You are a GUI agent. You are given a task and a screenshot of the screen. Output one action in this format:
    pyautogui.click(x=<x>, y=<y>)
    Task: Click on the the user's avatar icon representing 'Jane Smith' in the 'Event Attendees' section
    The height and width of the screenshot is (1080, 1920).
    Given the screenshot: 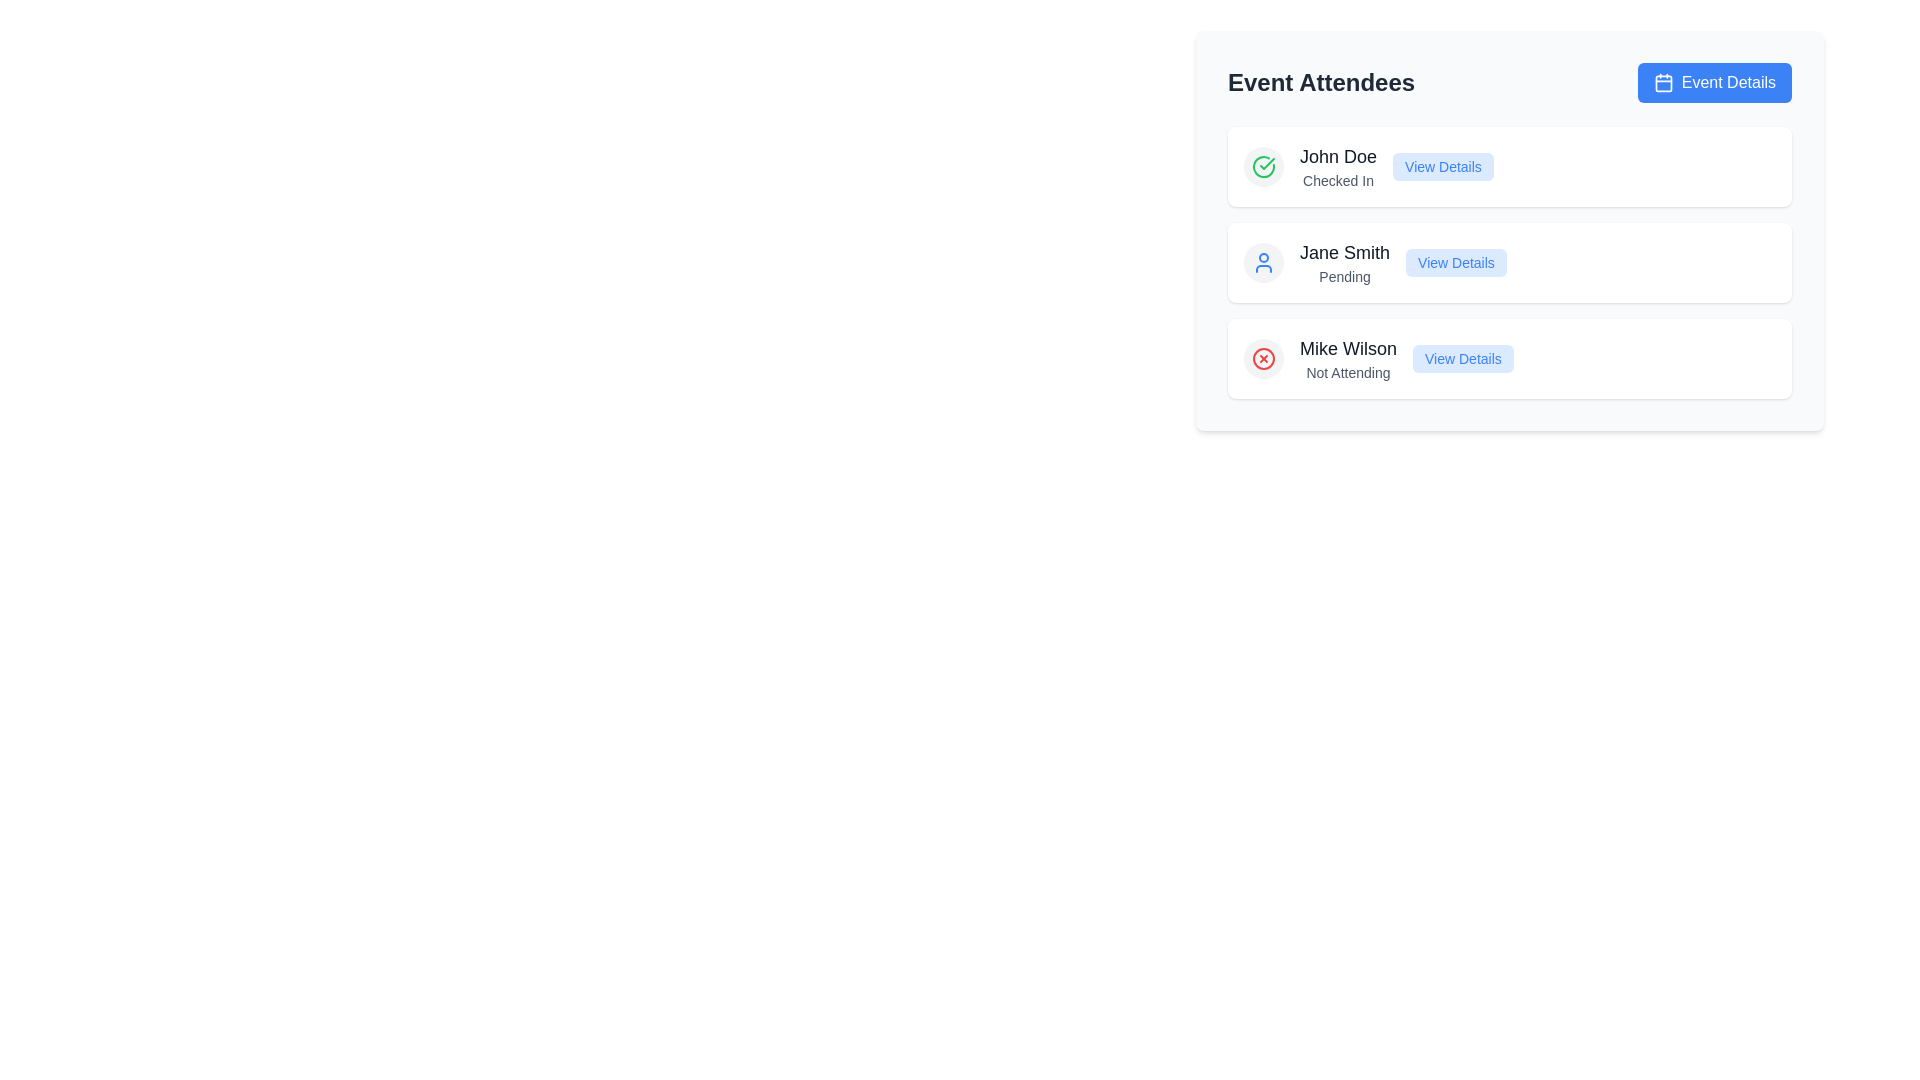 What is the action you would take?
    pyautogui.click(x=1262, y=261)
    